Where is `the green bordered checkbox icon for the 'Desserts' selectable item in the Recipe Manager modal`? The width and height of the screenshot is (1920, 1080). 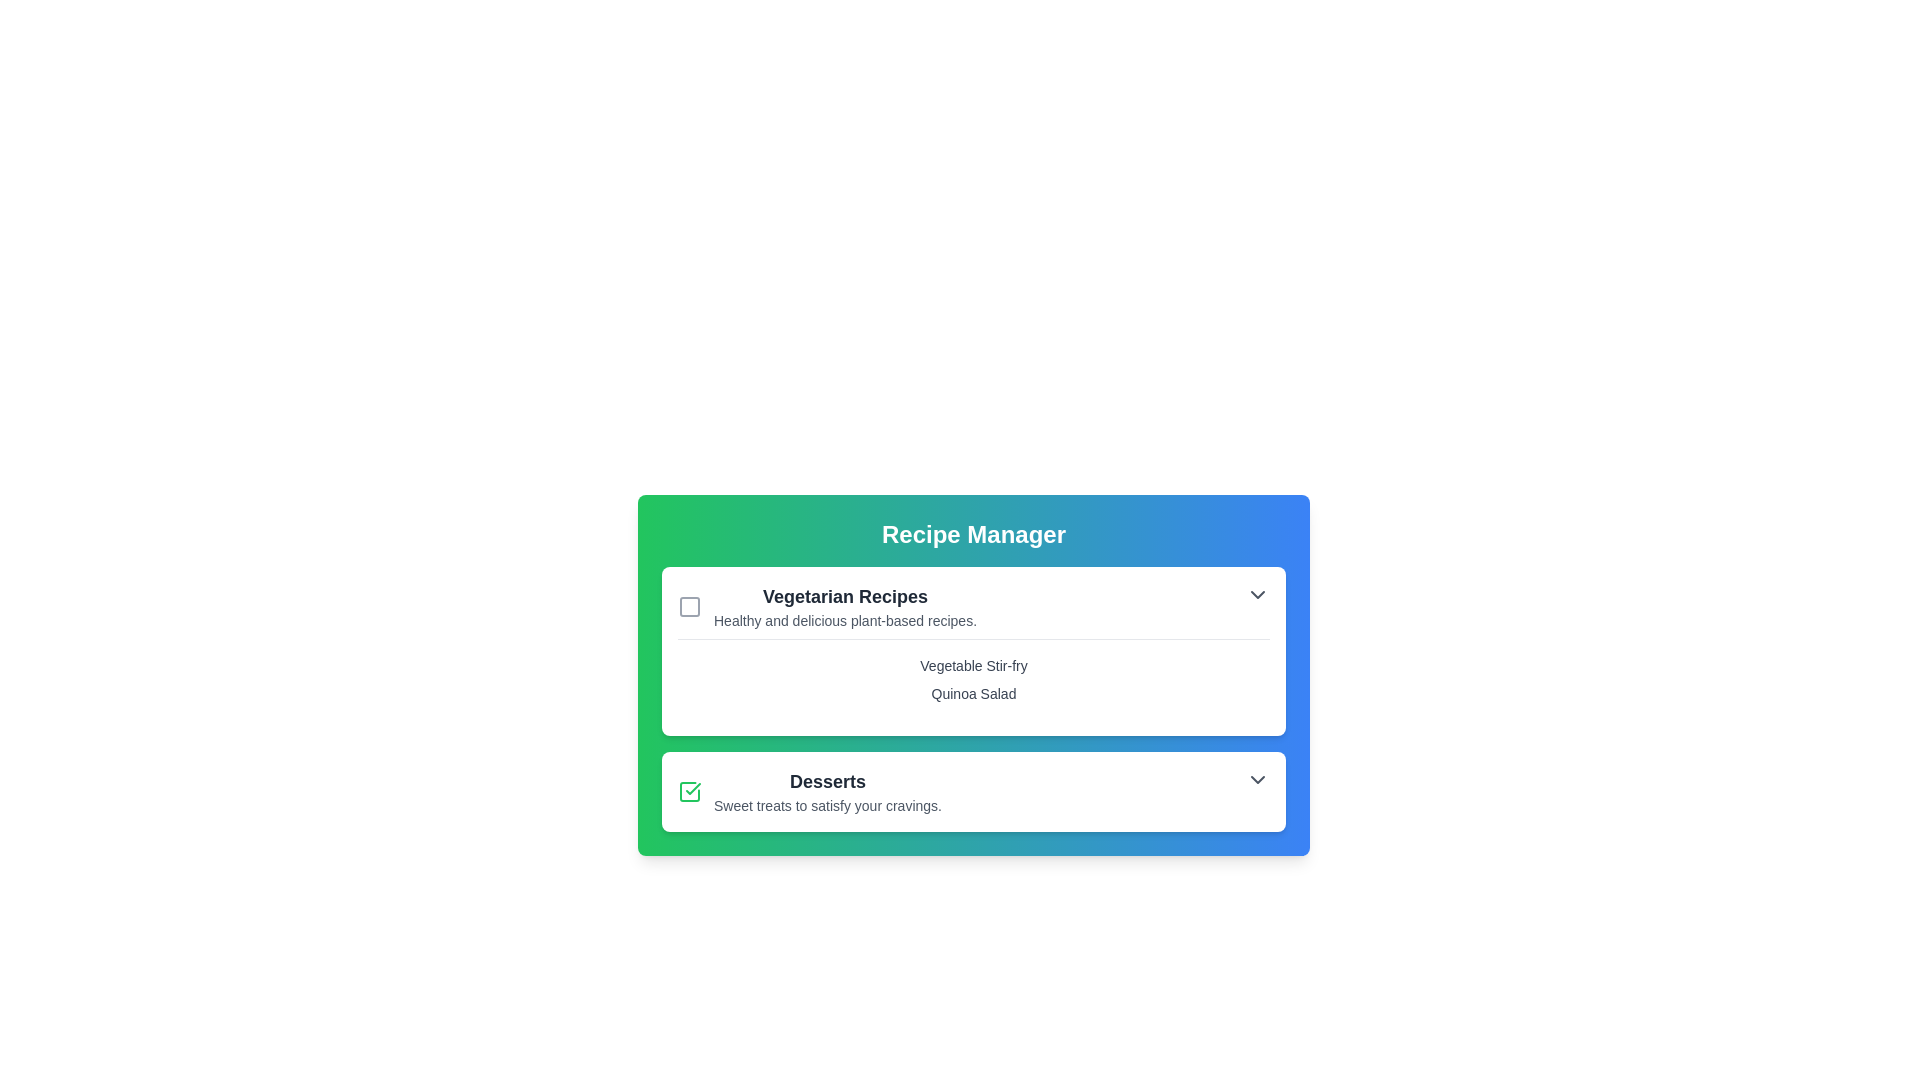 the green bordered checkbox icon for the 'Desserts' selectable item in the Recipe Manager modal is located at coordinates (810, 790).